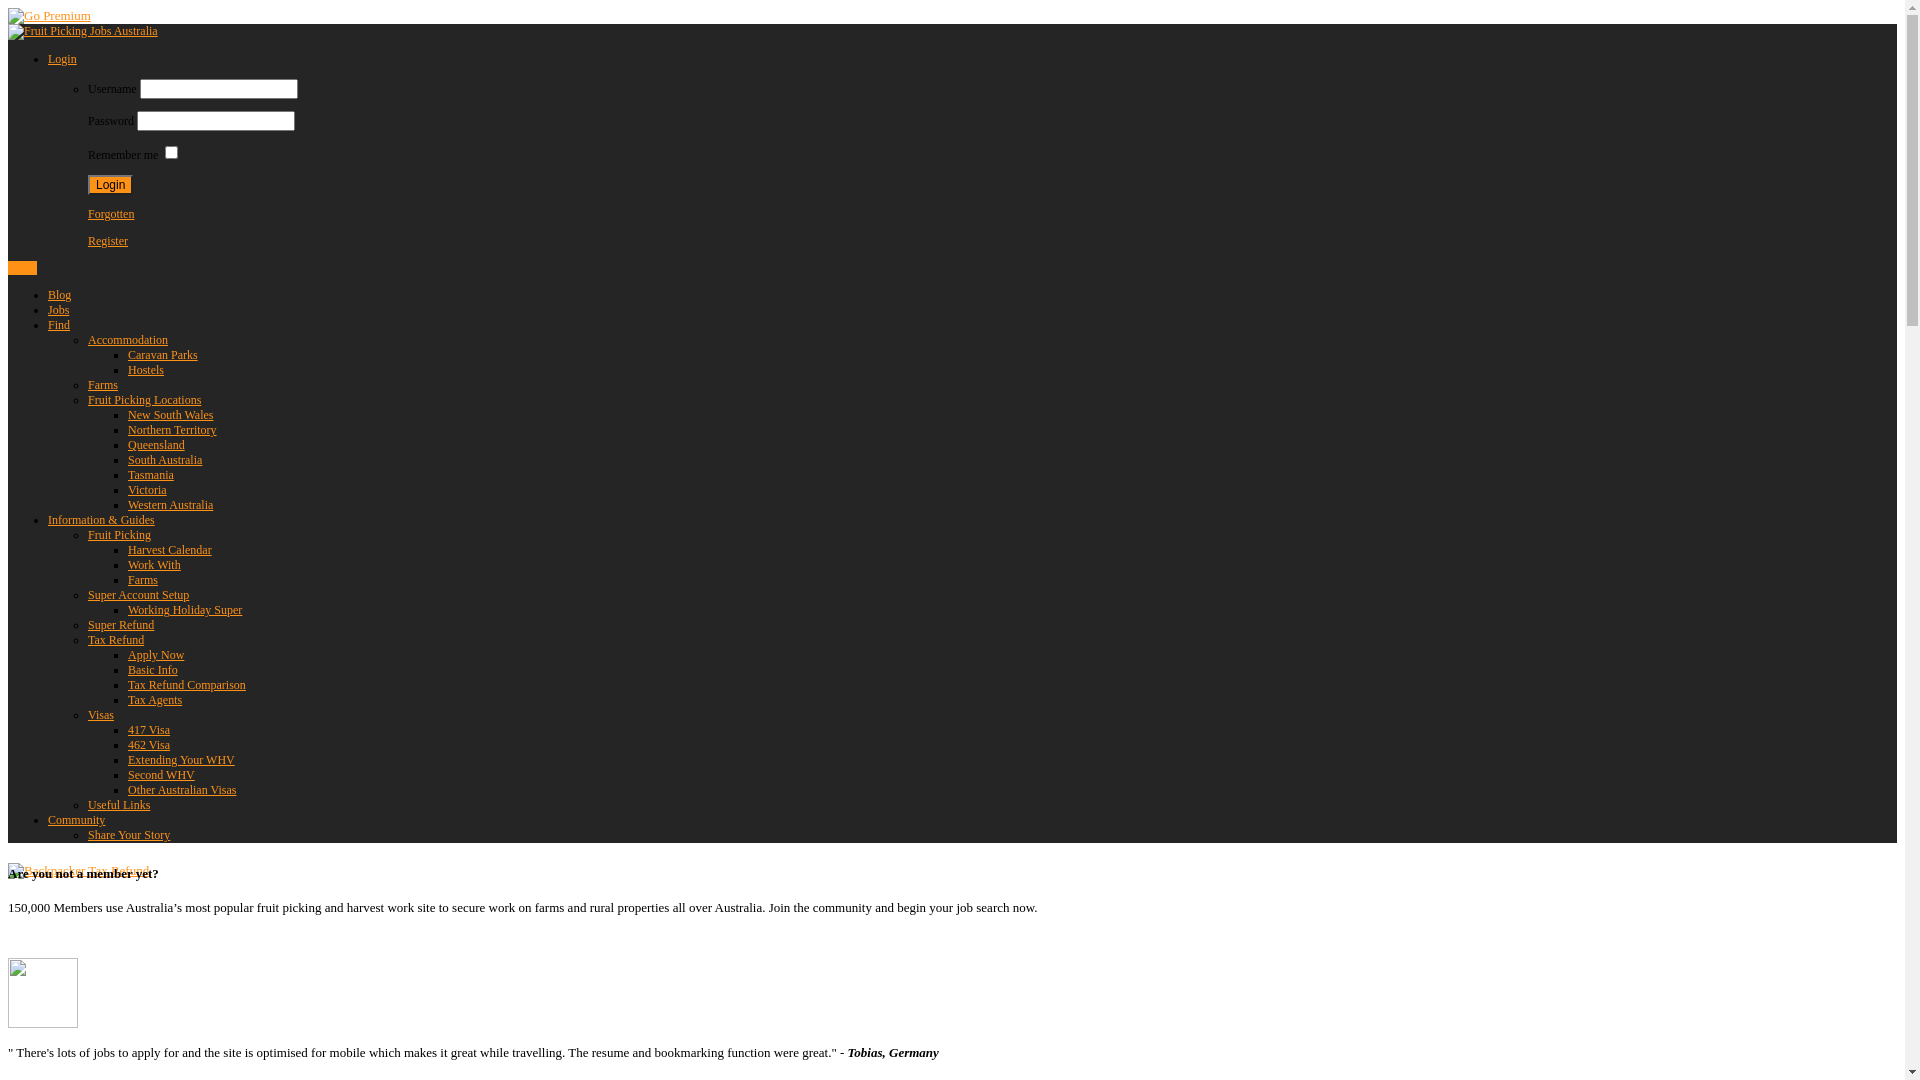 Image resolution: width=1920 pixels, height=1080 pixels. What do you see at coordinates (127, 338) in the screenshot?
I see `'Accommodation'` at bounding box center [127, 338].